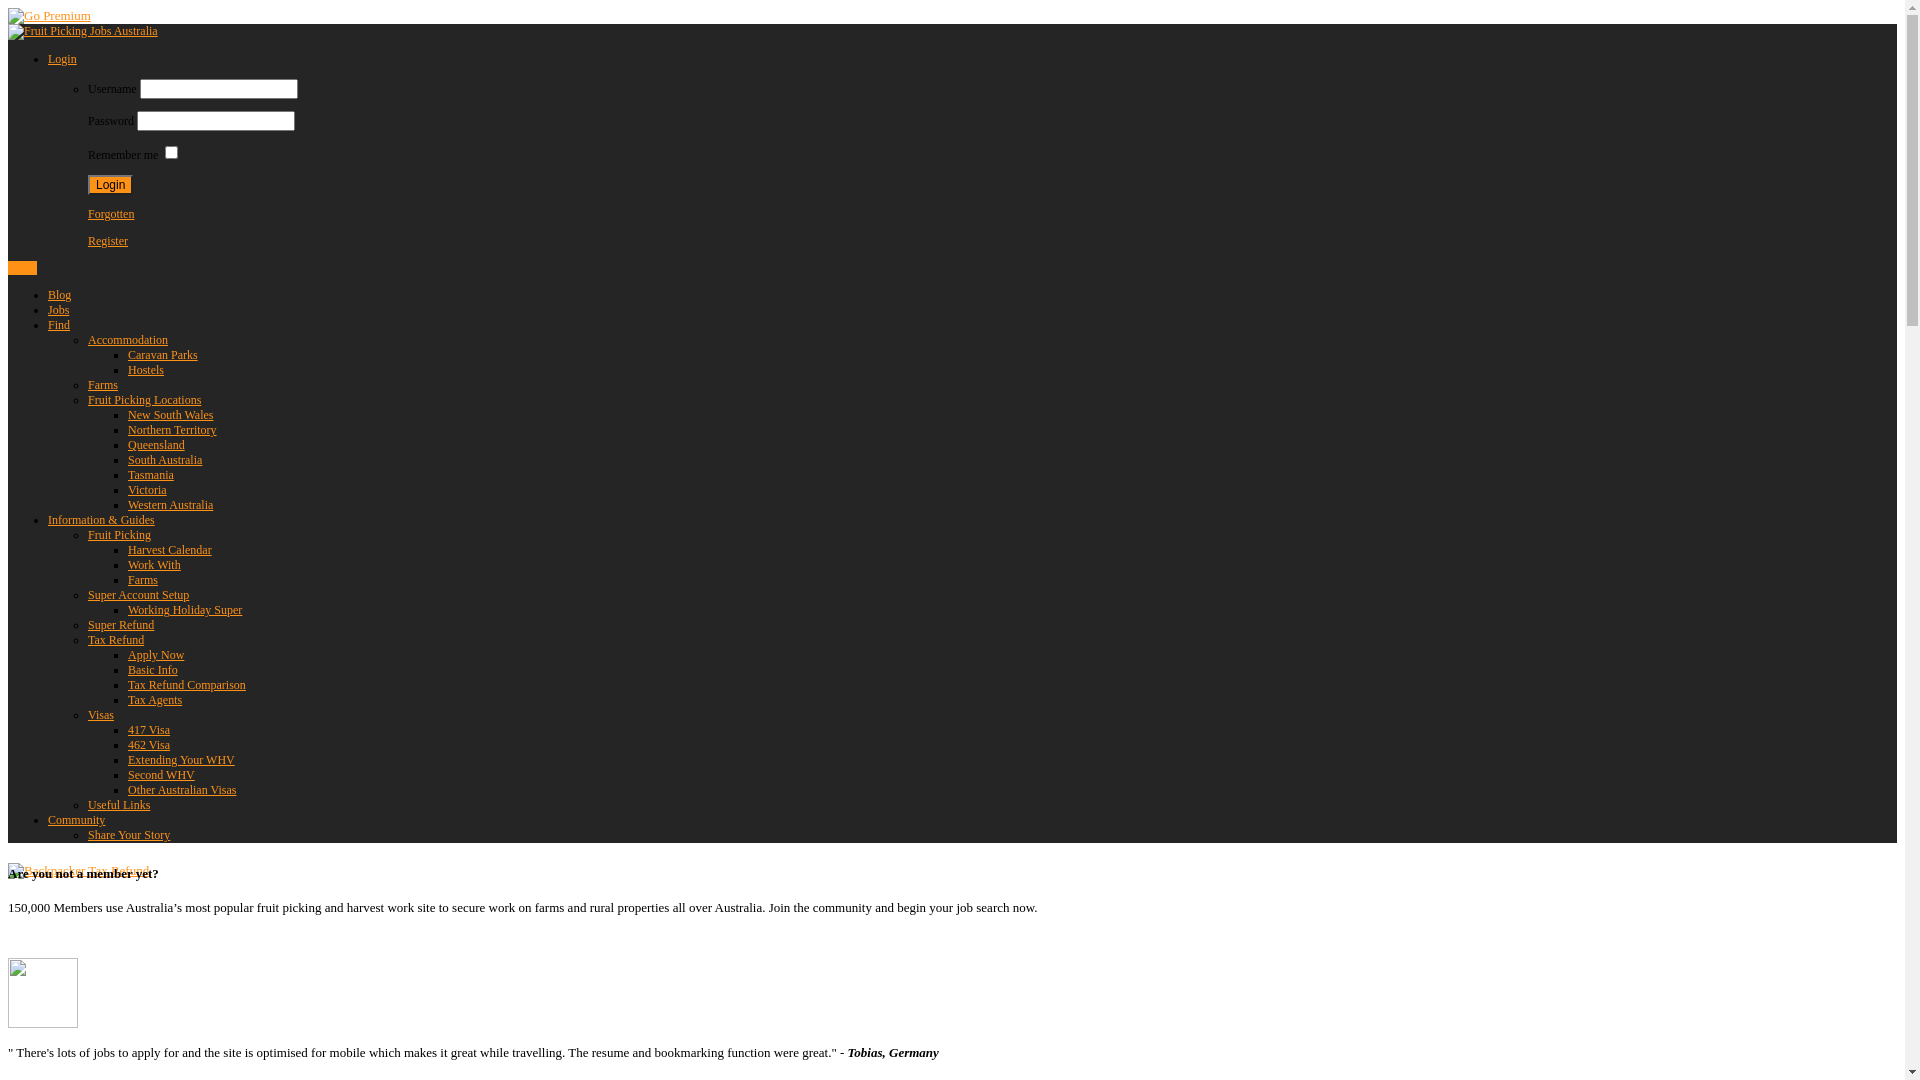 Image resolution: width=1920 pixels, height=1080 pixels. What do you see at coordinates (127, 338) in the screenshot?
I see `'Accommodation'` at bounding box center [127, 338].